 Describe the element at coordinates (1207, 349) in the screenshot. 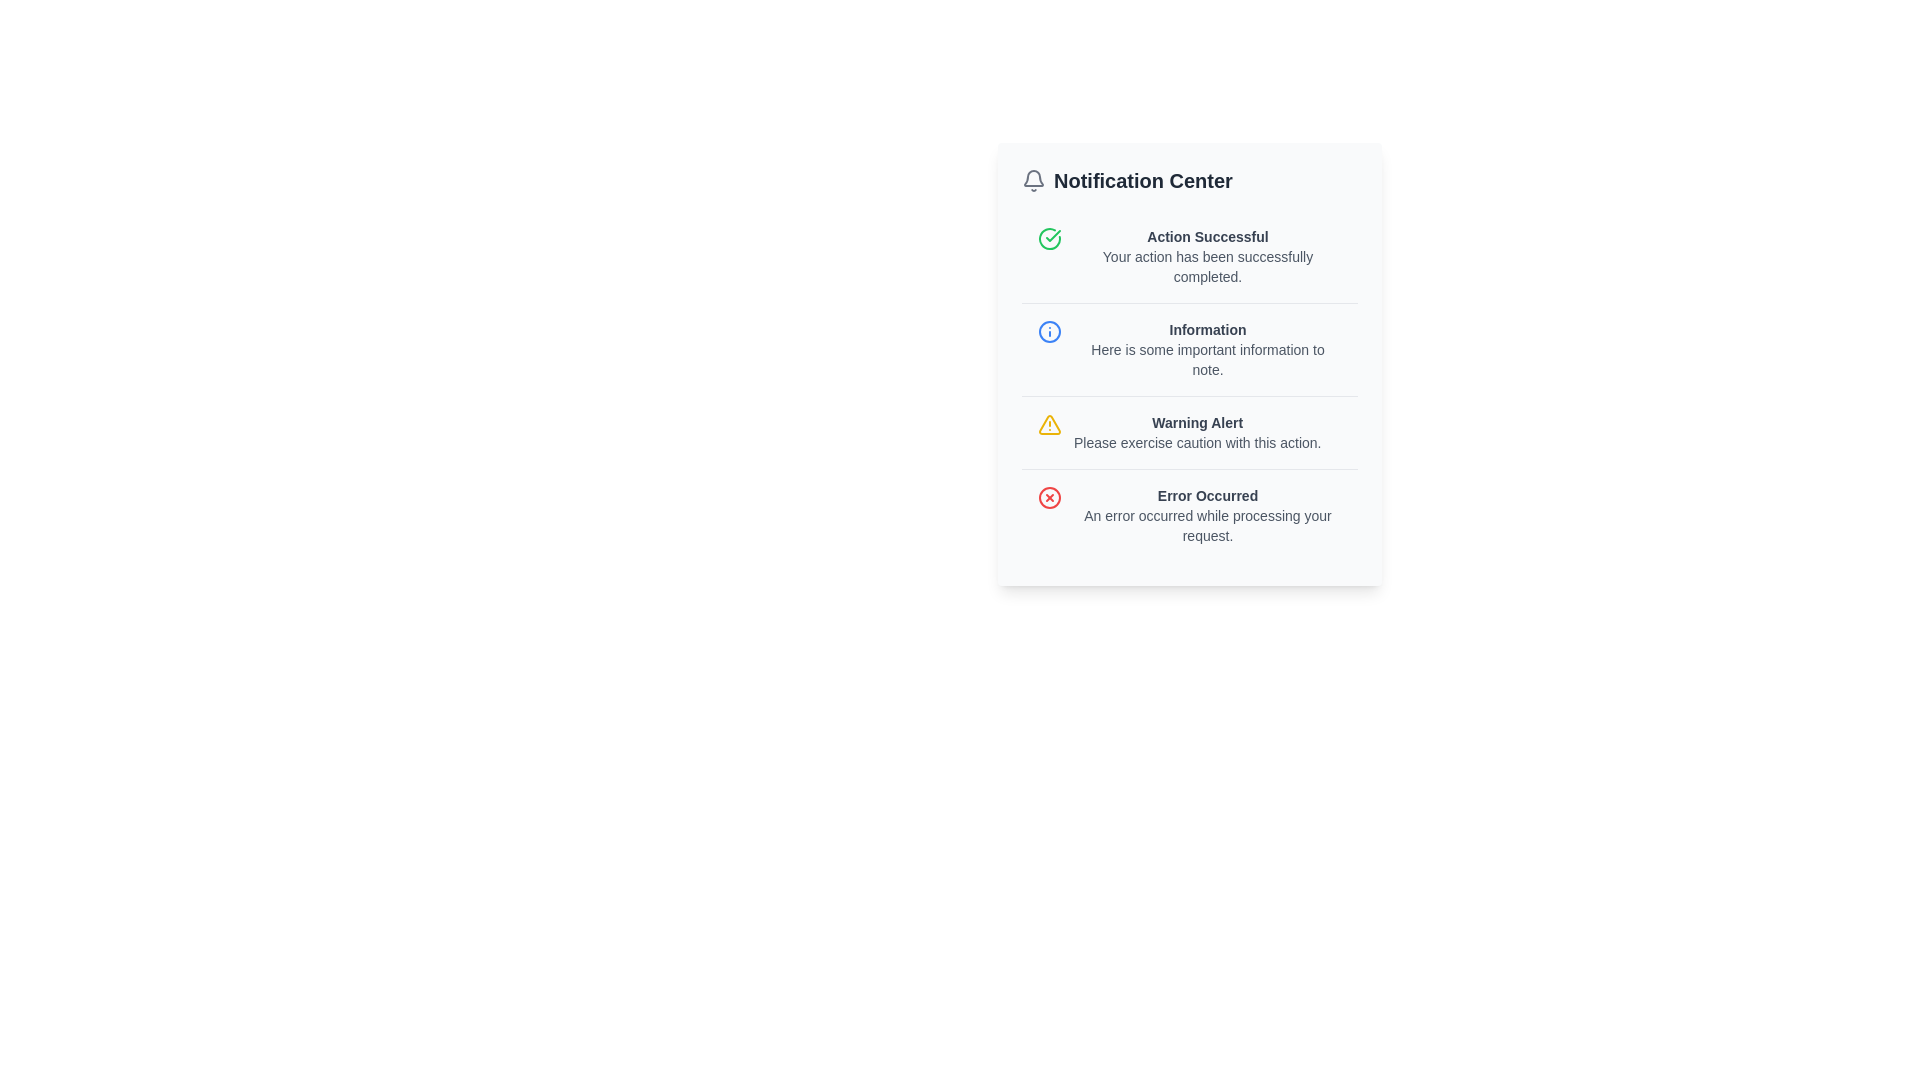

I see `the Informational block located in the Notification Center, which is the second entry in the list, positioned below 'Action Successful' and above 'Warning Alert'` at that location.